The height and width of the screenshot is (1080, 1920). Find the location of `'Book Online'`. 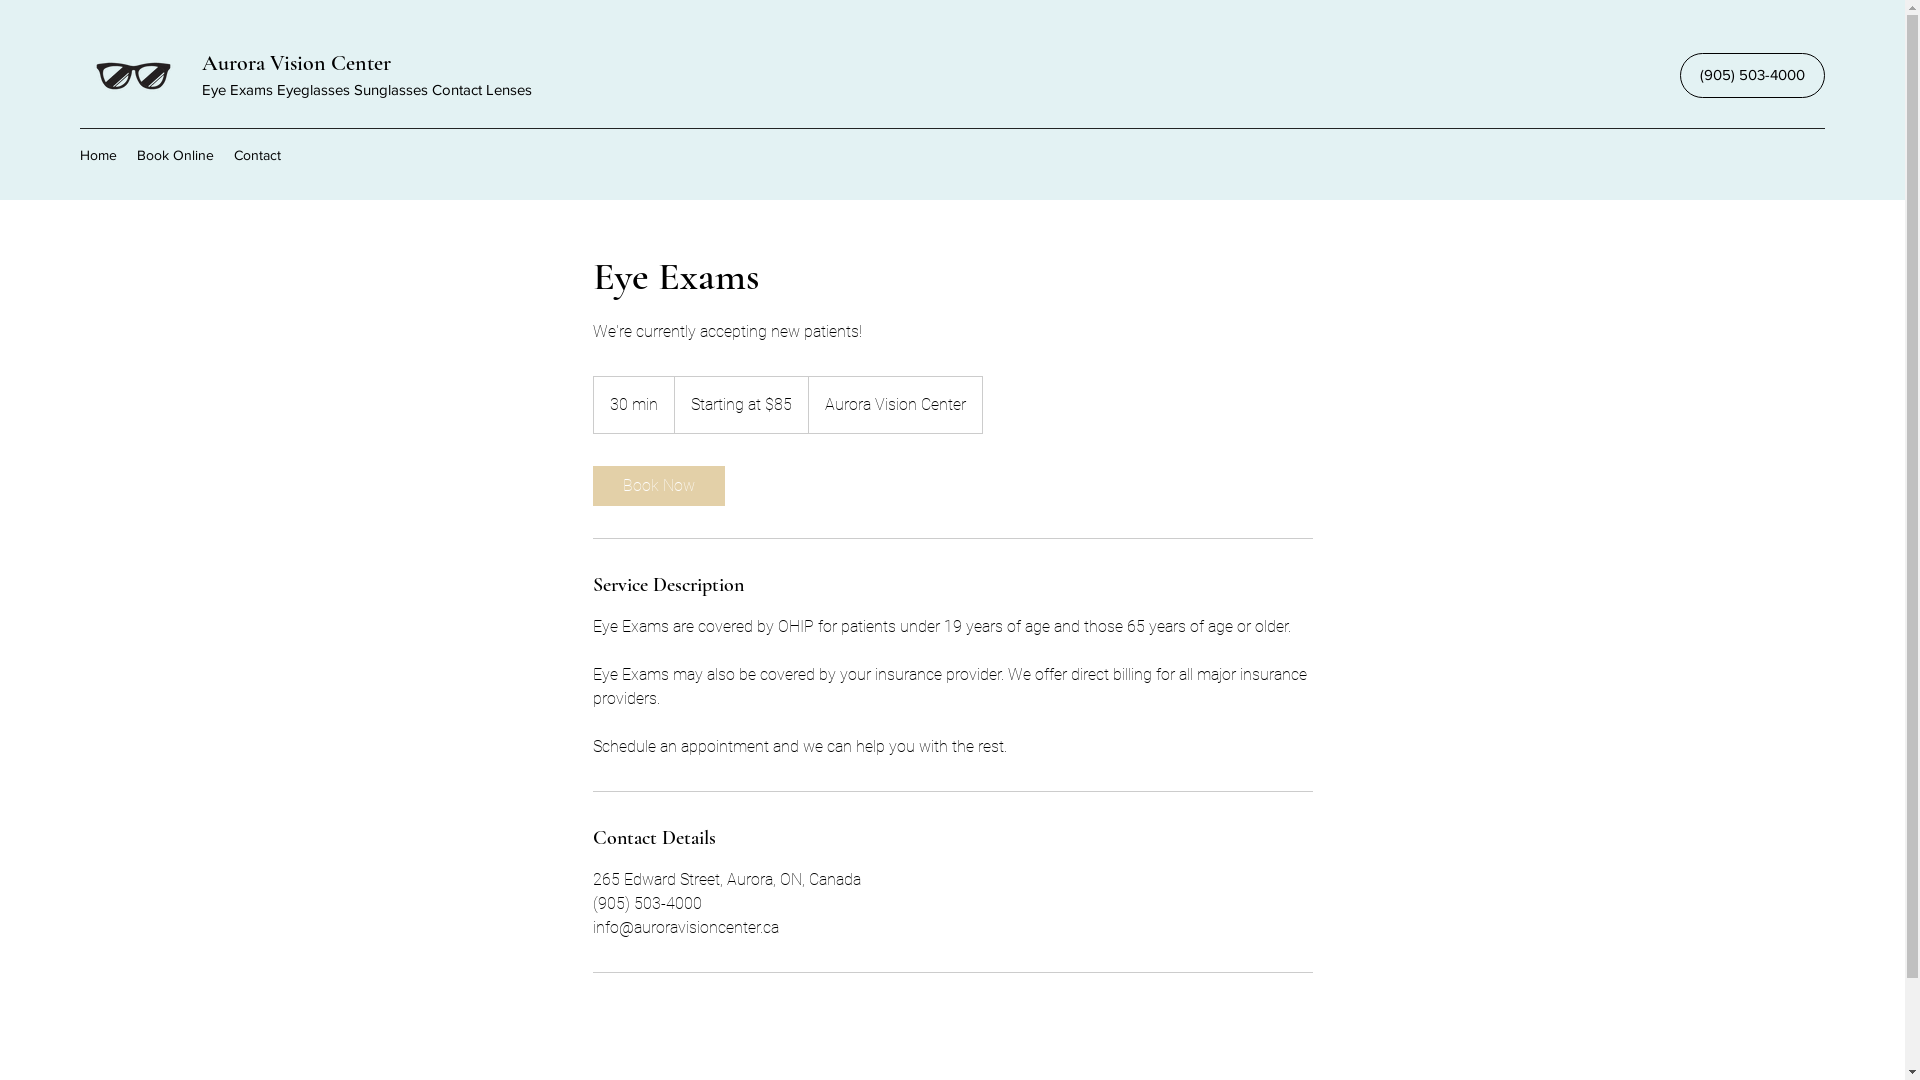

'Book Online' is located at coordinates (175, 153).